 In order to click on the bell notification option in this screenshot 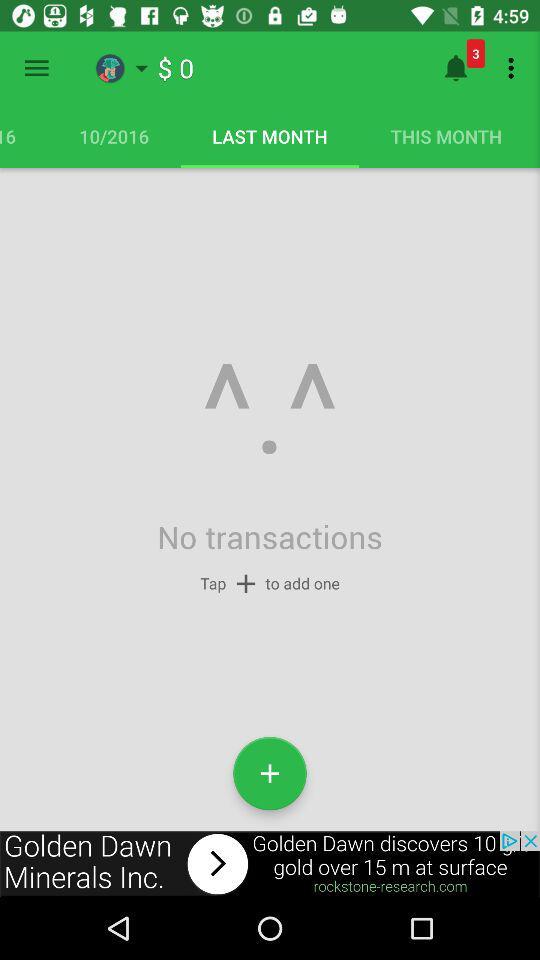, I will do `click(455, 68)`.